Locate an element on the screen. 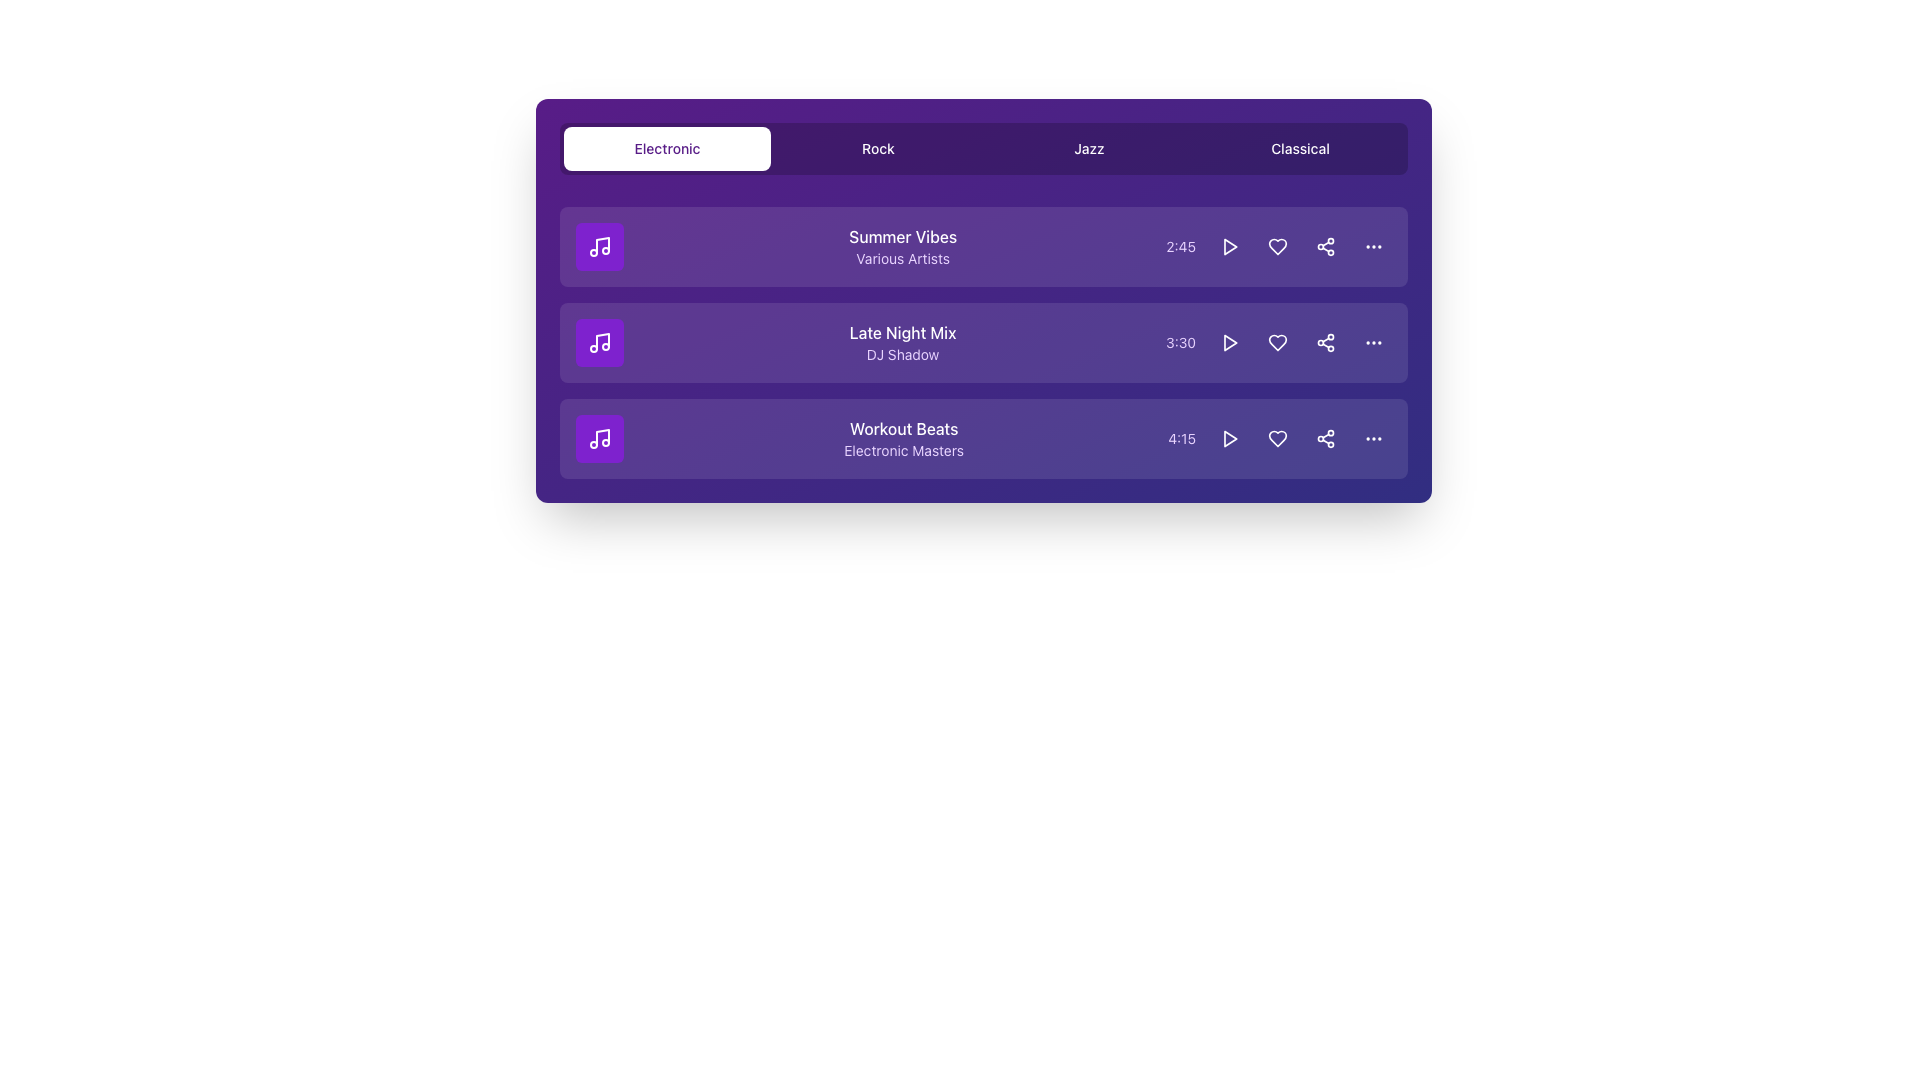 Image resolution: width=1920 pixels, height=1080 pixels. the vertical ellipsis icon button for the dropdown or contextual menu, located at the far-right end of the third list item in the playlist is located at coordinates (1372, 342).